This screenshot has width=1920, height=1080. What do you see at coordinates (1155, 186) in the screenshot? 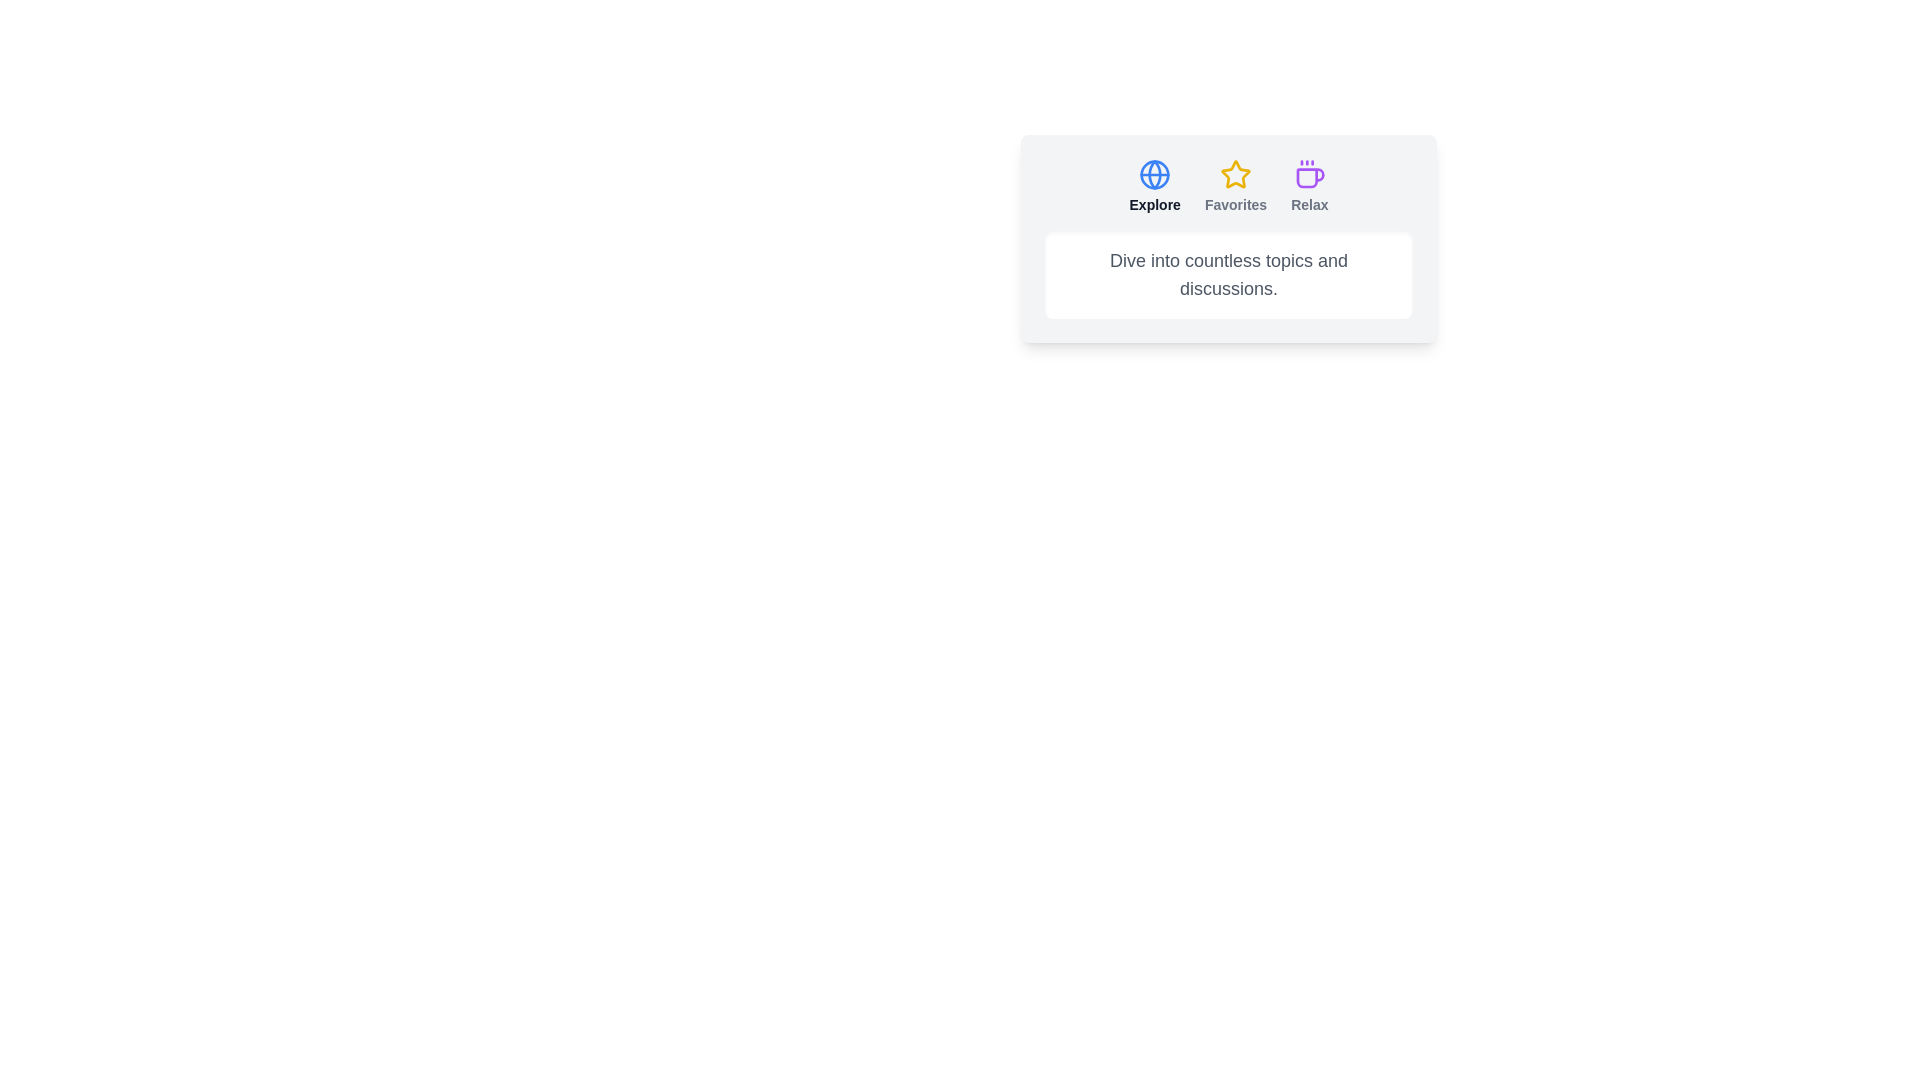
I see `the Explore tab to switch views` at bounding box center [1155, 186].